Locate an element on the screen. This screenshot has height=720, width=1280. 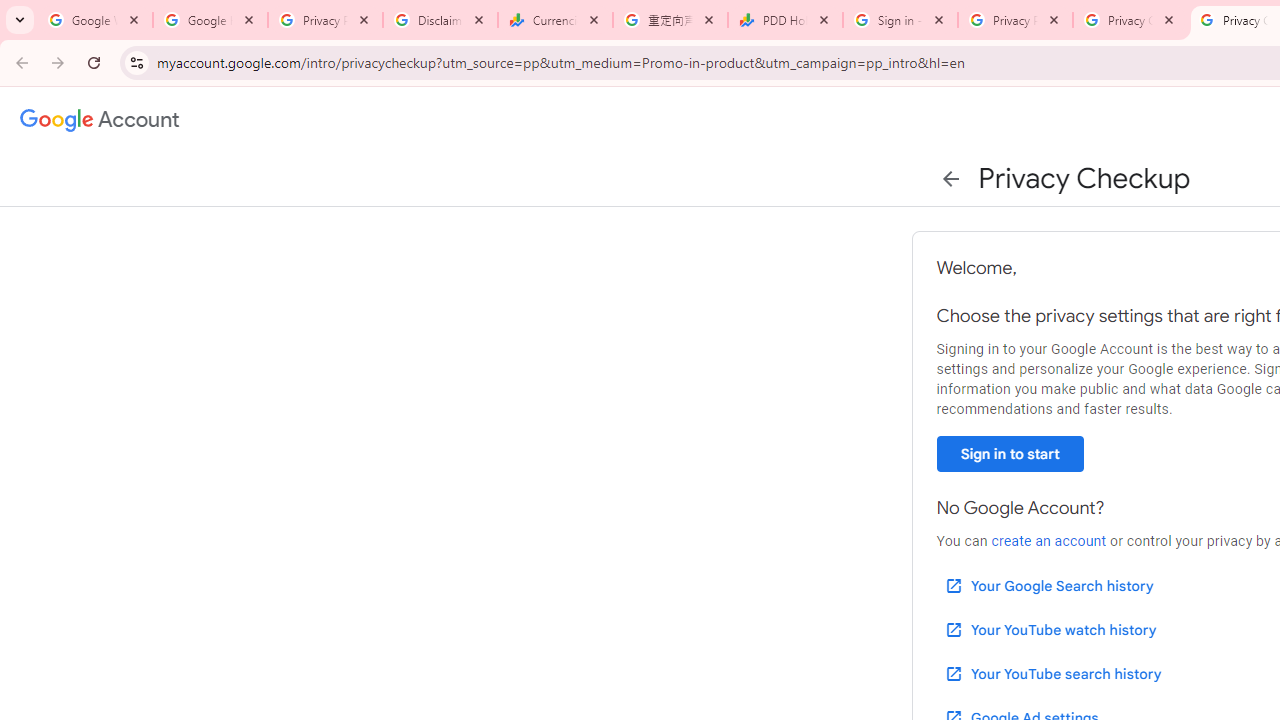
'Google Account settings' is located at coordinates (99, 120).